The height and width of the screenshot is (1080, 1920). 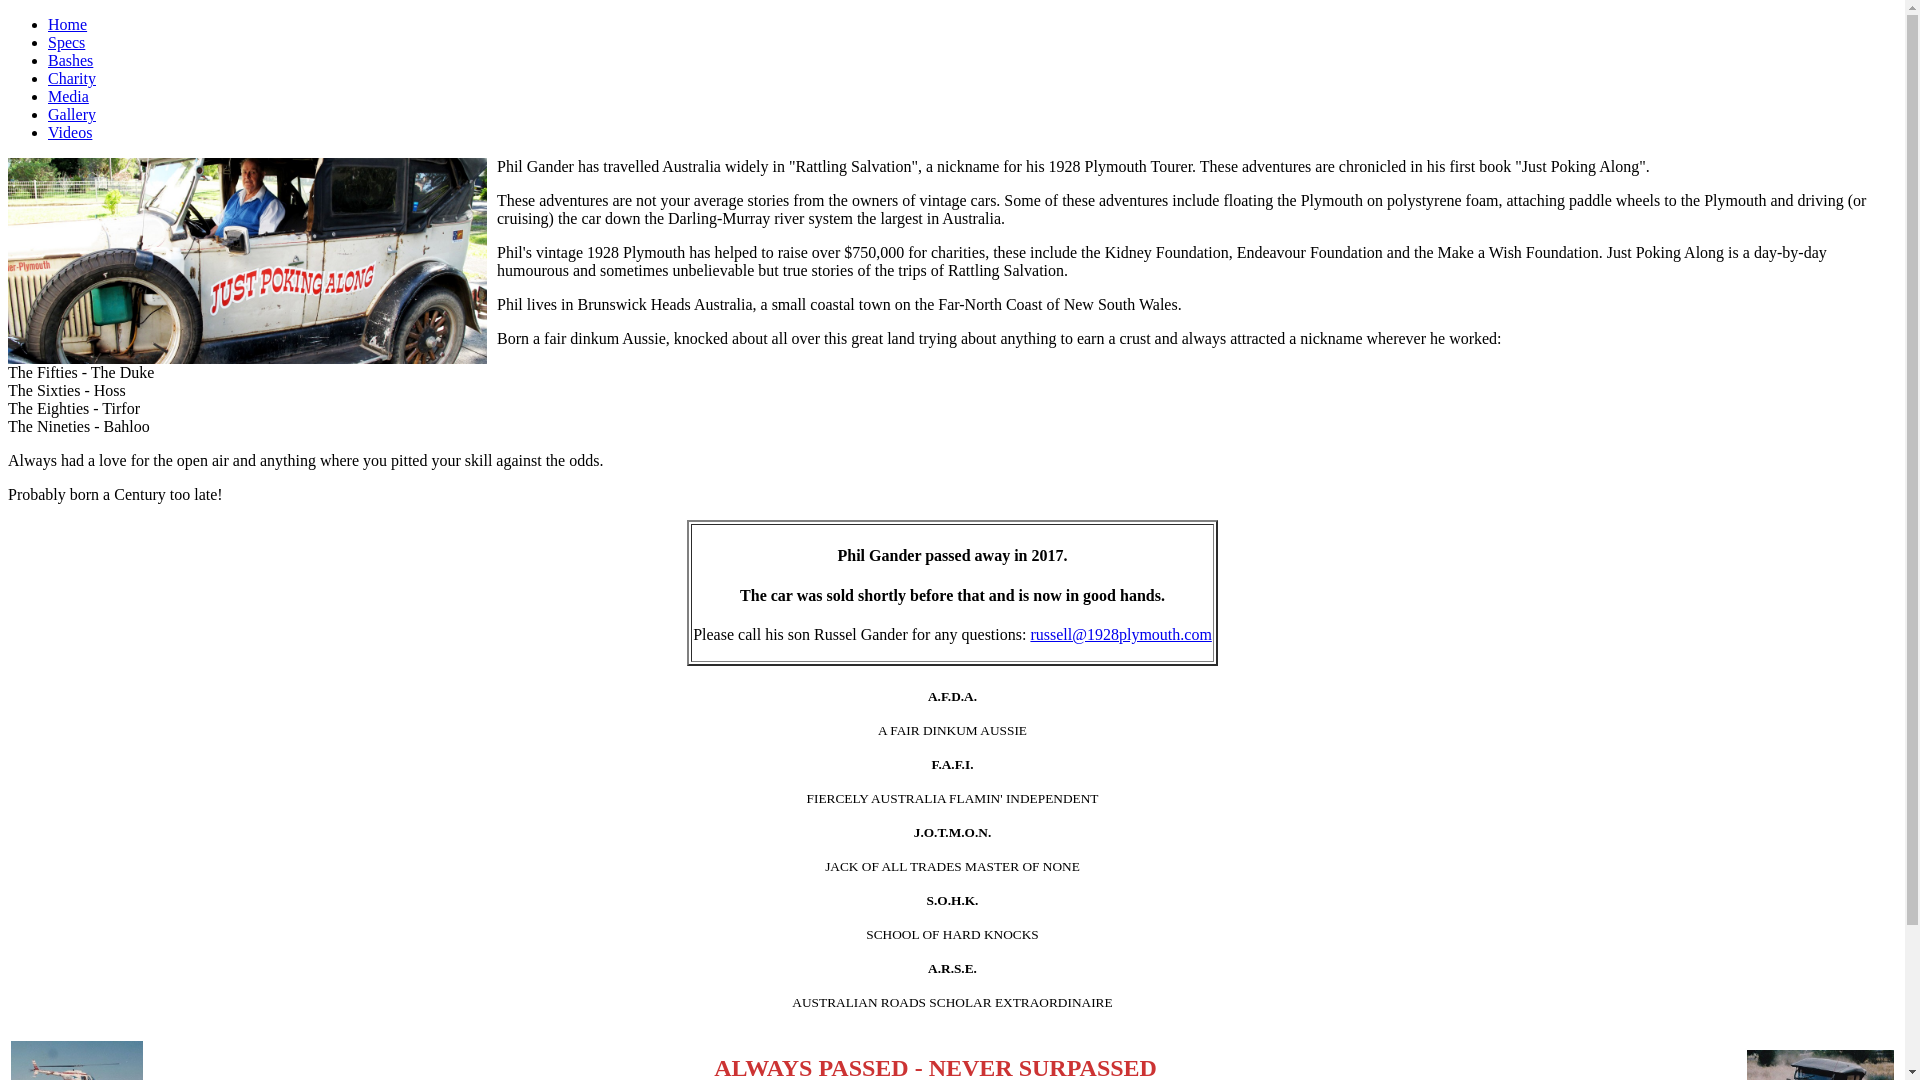 I want to click on 'Media', so click(x=68, y=96).